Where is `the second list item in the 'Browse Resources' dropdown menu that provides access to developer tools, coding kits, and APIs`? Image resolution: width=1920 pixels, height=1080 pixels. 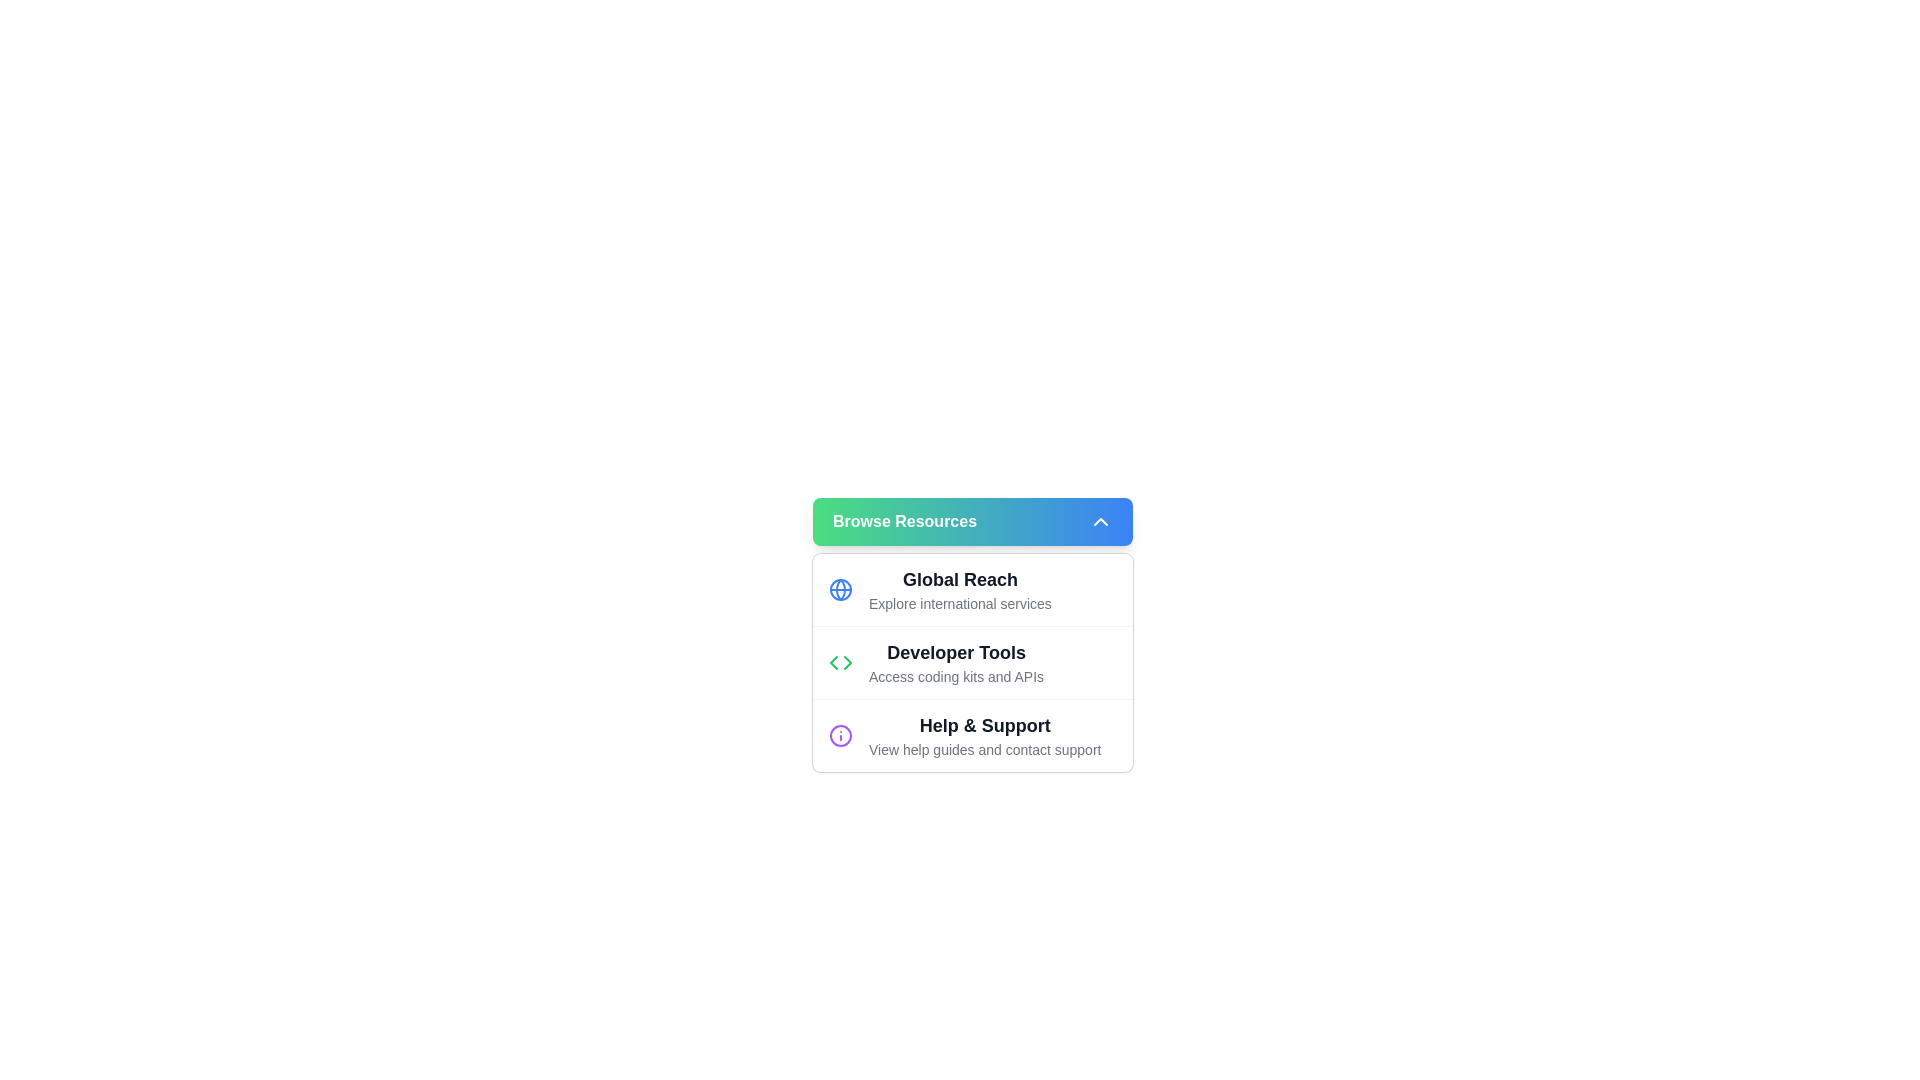 the second list item in the 'Browse Resources' dropdown menu that provides access to developer tools, coding kits, and APIs is located at coordinates (973, 662).